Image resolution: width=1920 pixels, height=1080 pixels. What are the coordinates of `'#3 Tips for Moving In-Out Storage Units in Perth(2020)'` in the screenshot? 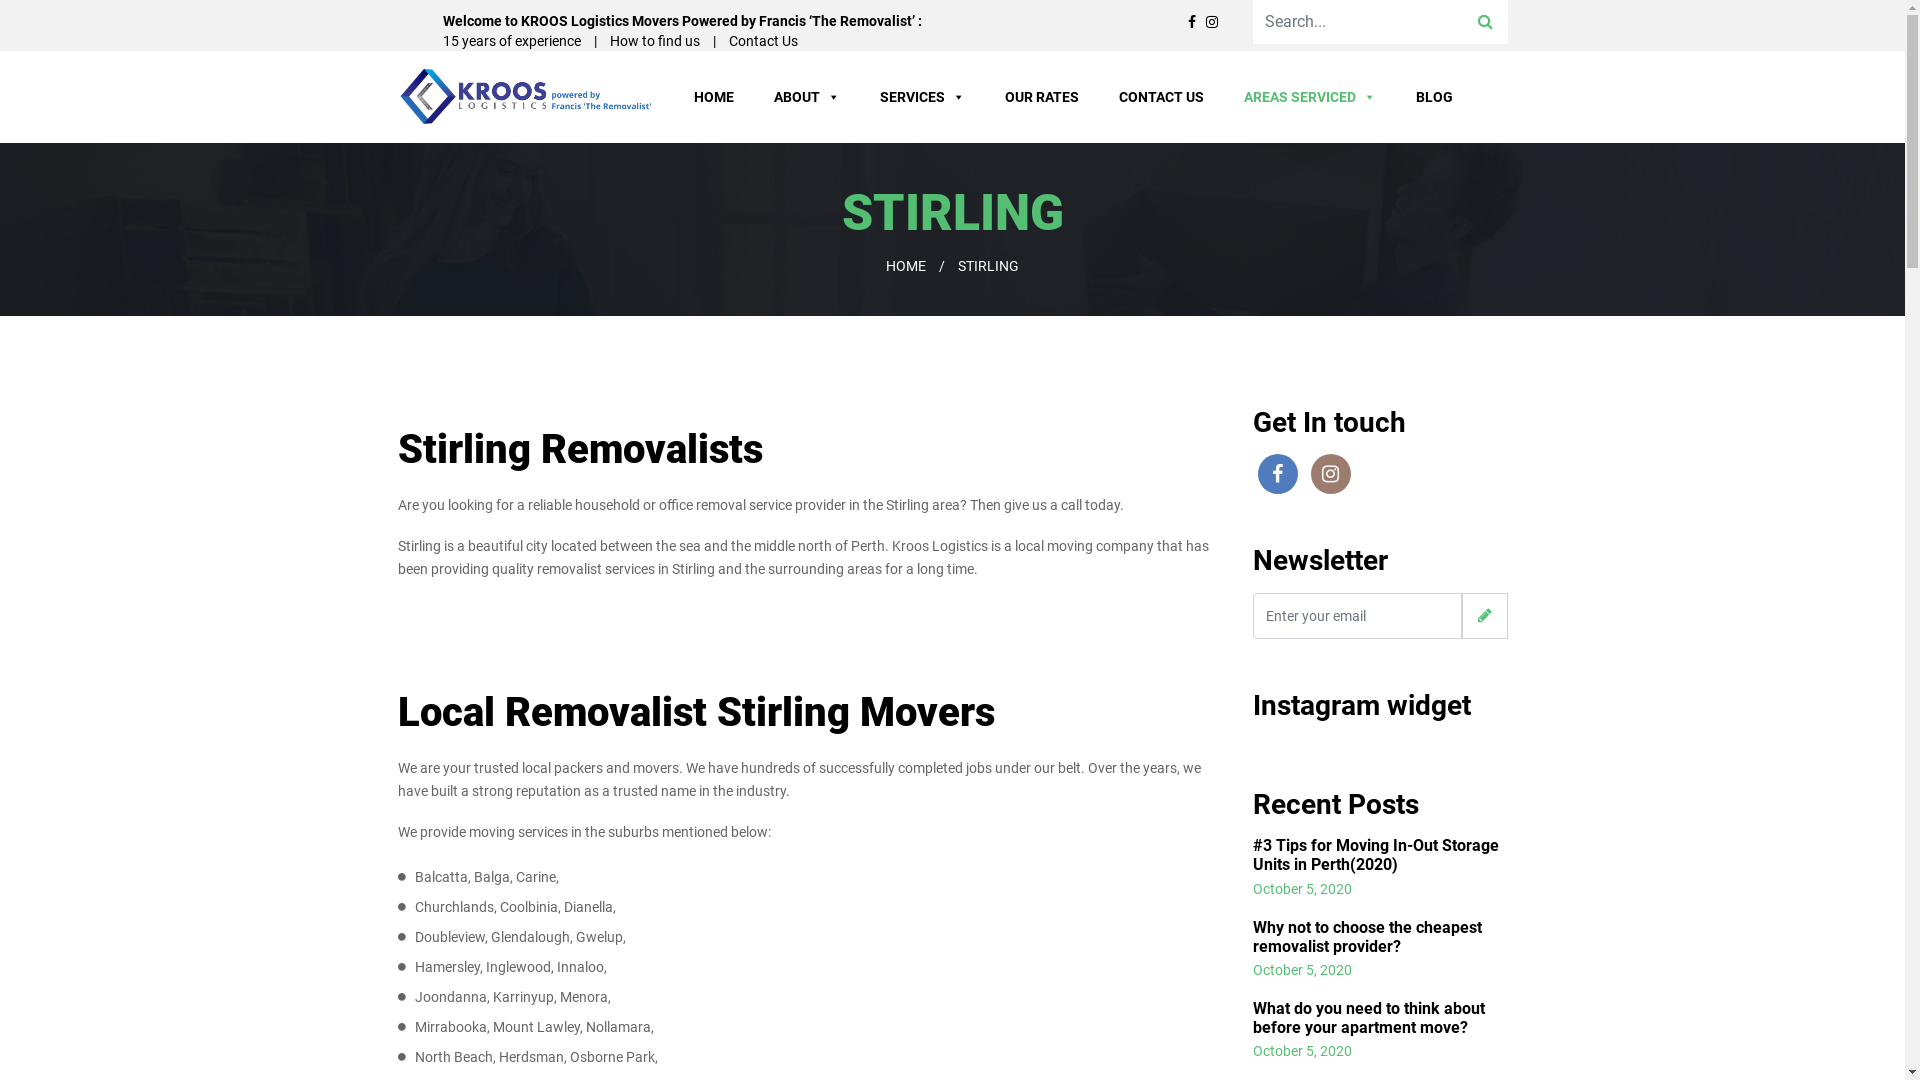 It's located at (1373, 855).